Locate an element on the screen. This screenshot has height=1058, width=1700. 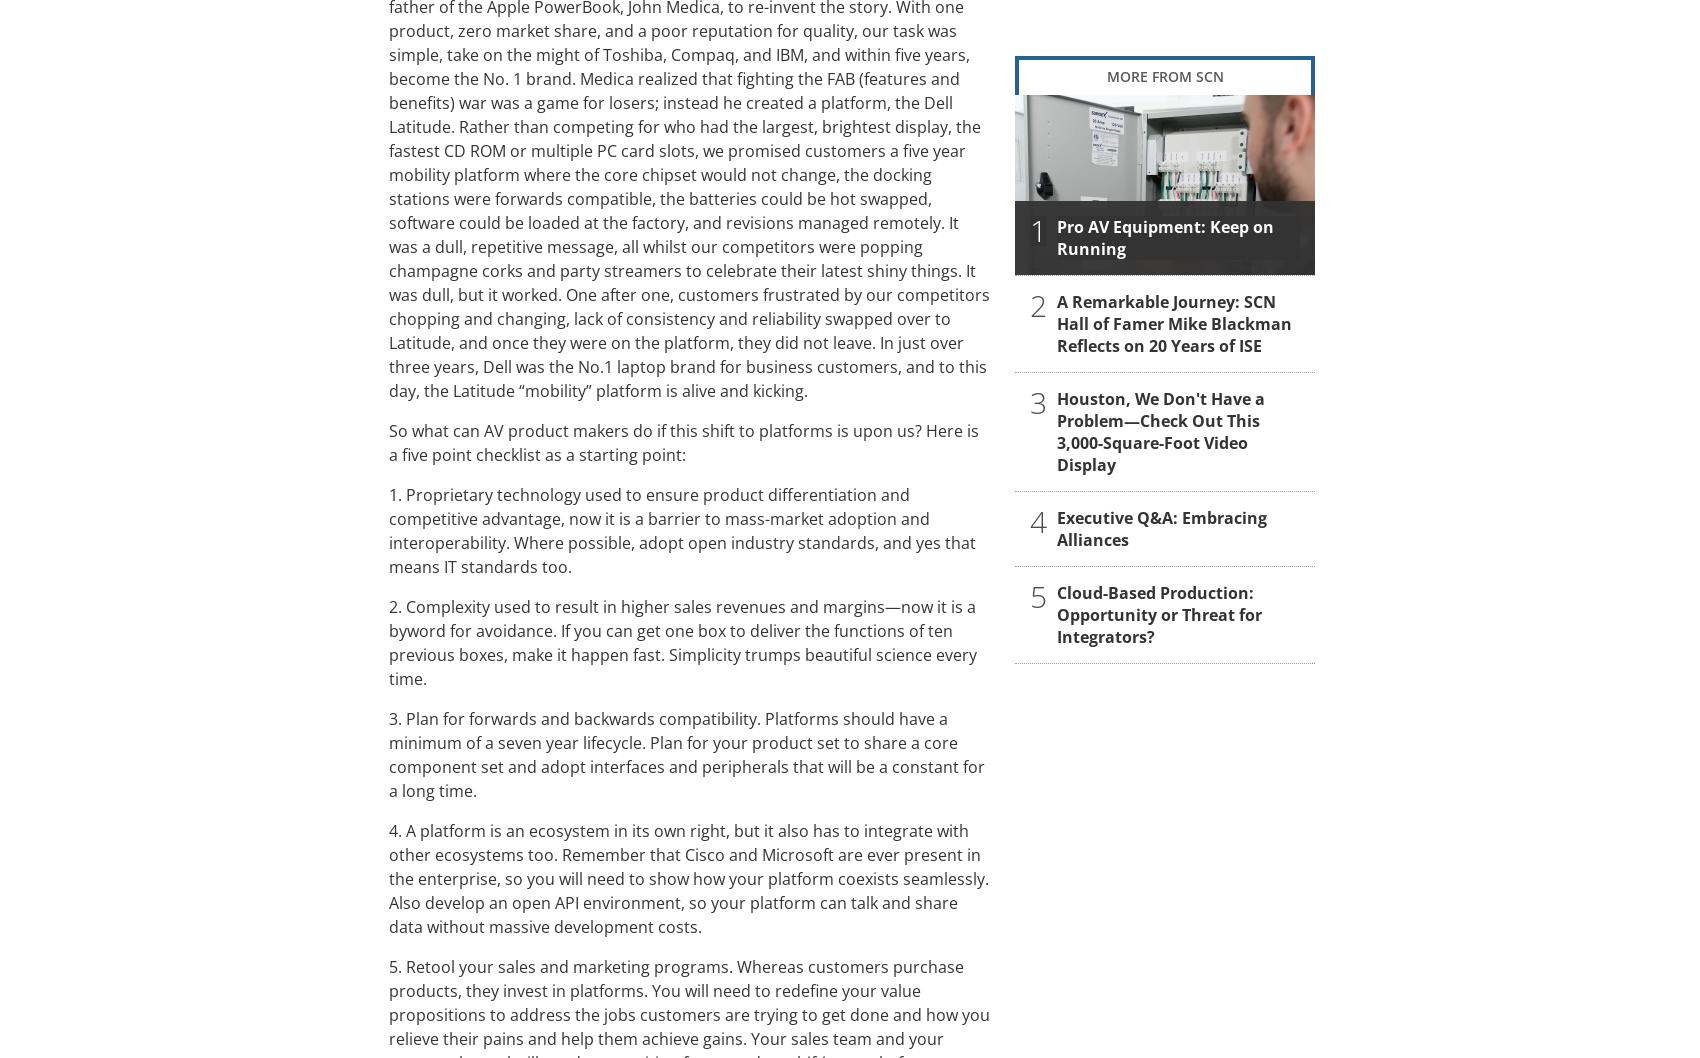
'Cloud-Based Production: Opportunity or Threat for Integrators?' is located at coordinates (1159, 613).